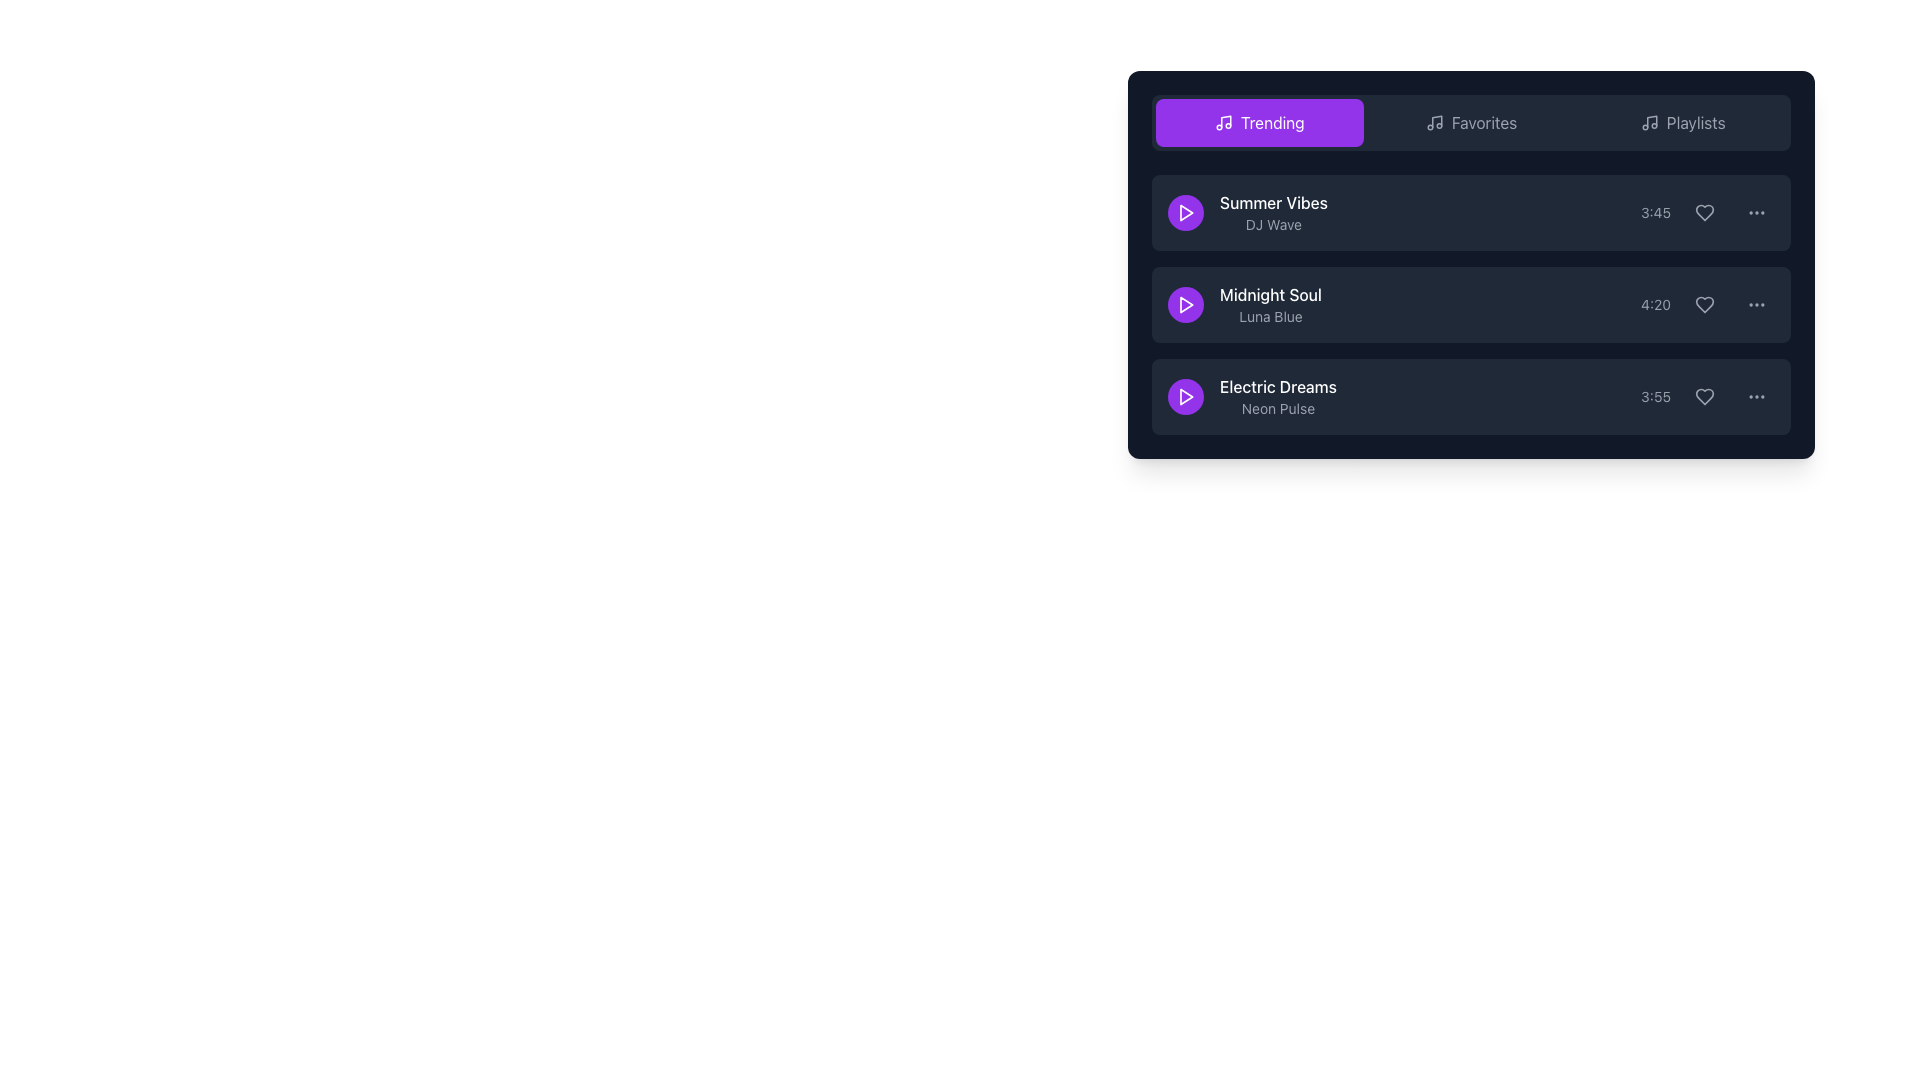 This screenshot has height=1080, width=1920. What do you see at coordinates (1656, 212) in the screenshot?
I see `the static text label that displays the duration of a media item, positioned between the text and icon elements in the top item of the vertical list` at bounding box center [1656, 212].